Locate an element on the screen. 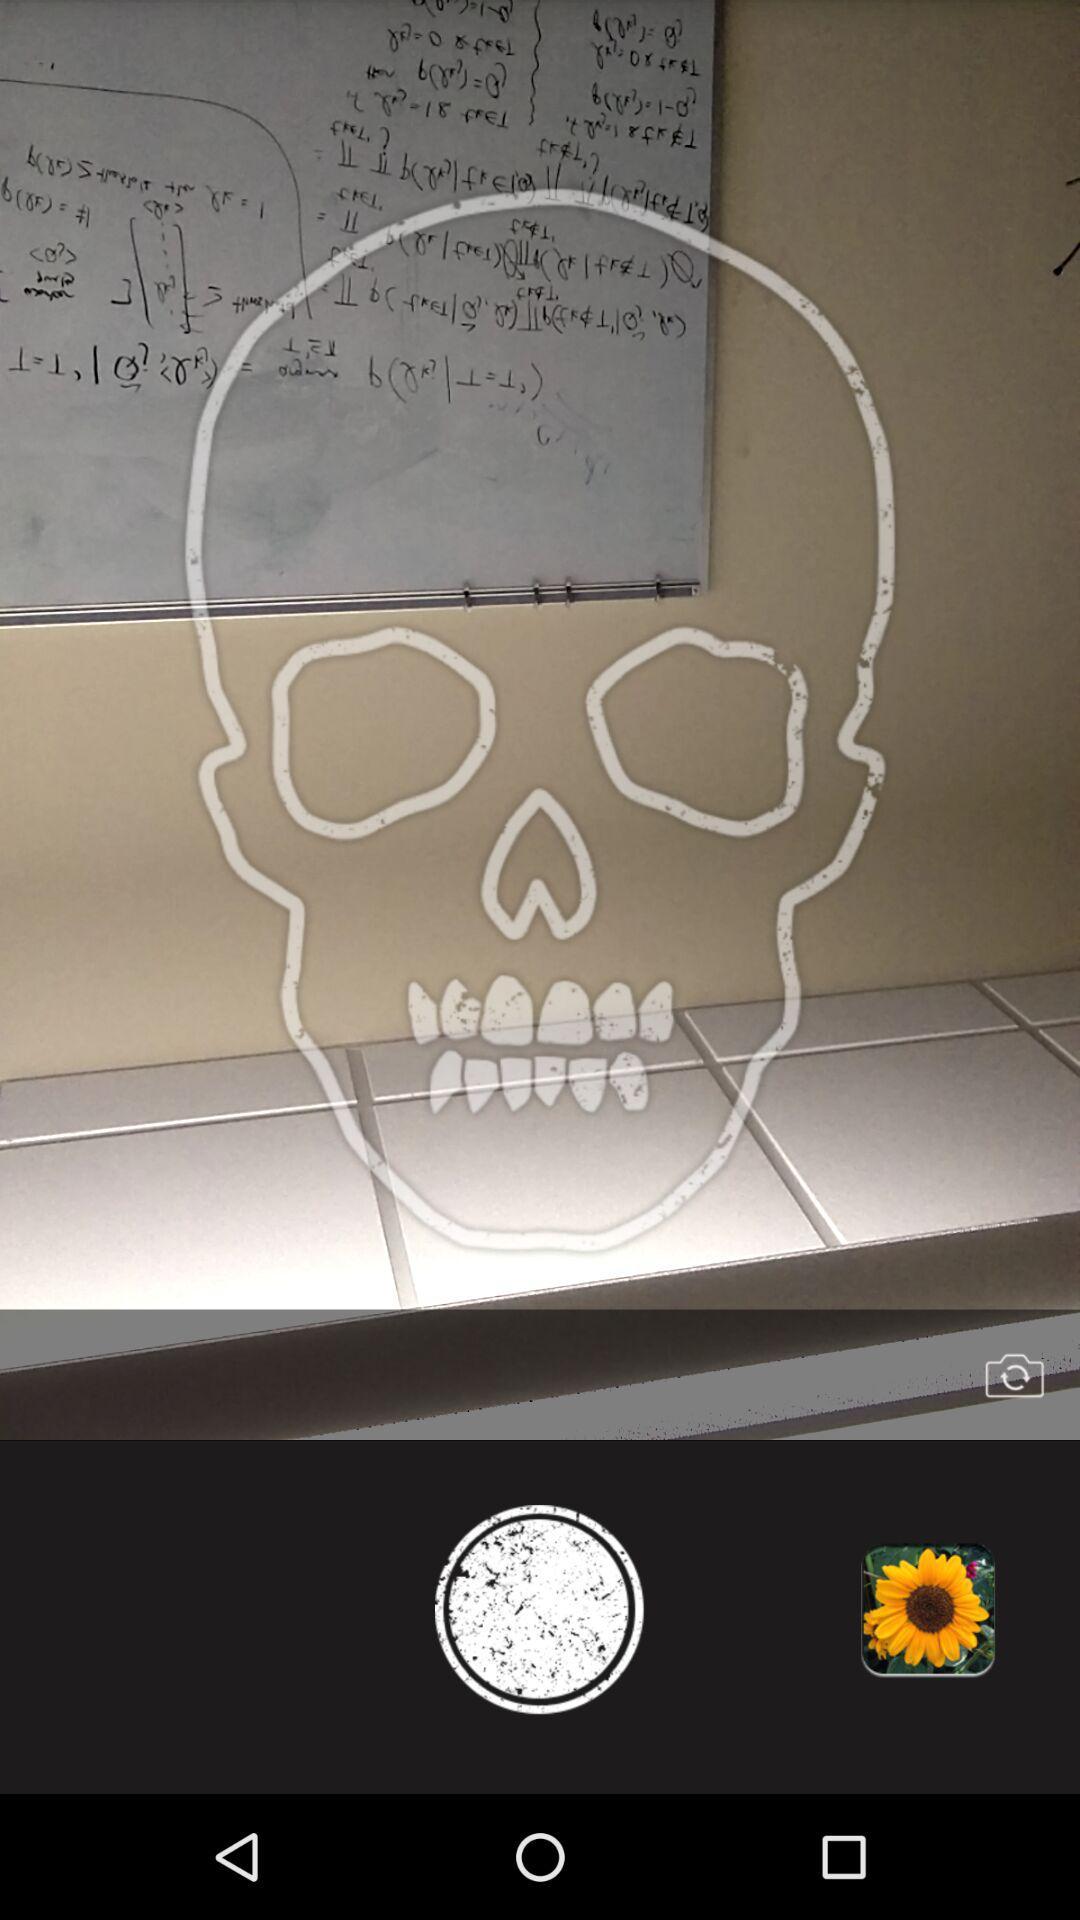 The width and height of the screenshot is (1080, 1920). the swap icon is located at coordinates (1014, 1471).